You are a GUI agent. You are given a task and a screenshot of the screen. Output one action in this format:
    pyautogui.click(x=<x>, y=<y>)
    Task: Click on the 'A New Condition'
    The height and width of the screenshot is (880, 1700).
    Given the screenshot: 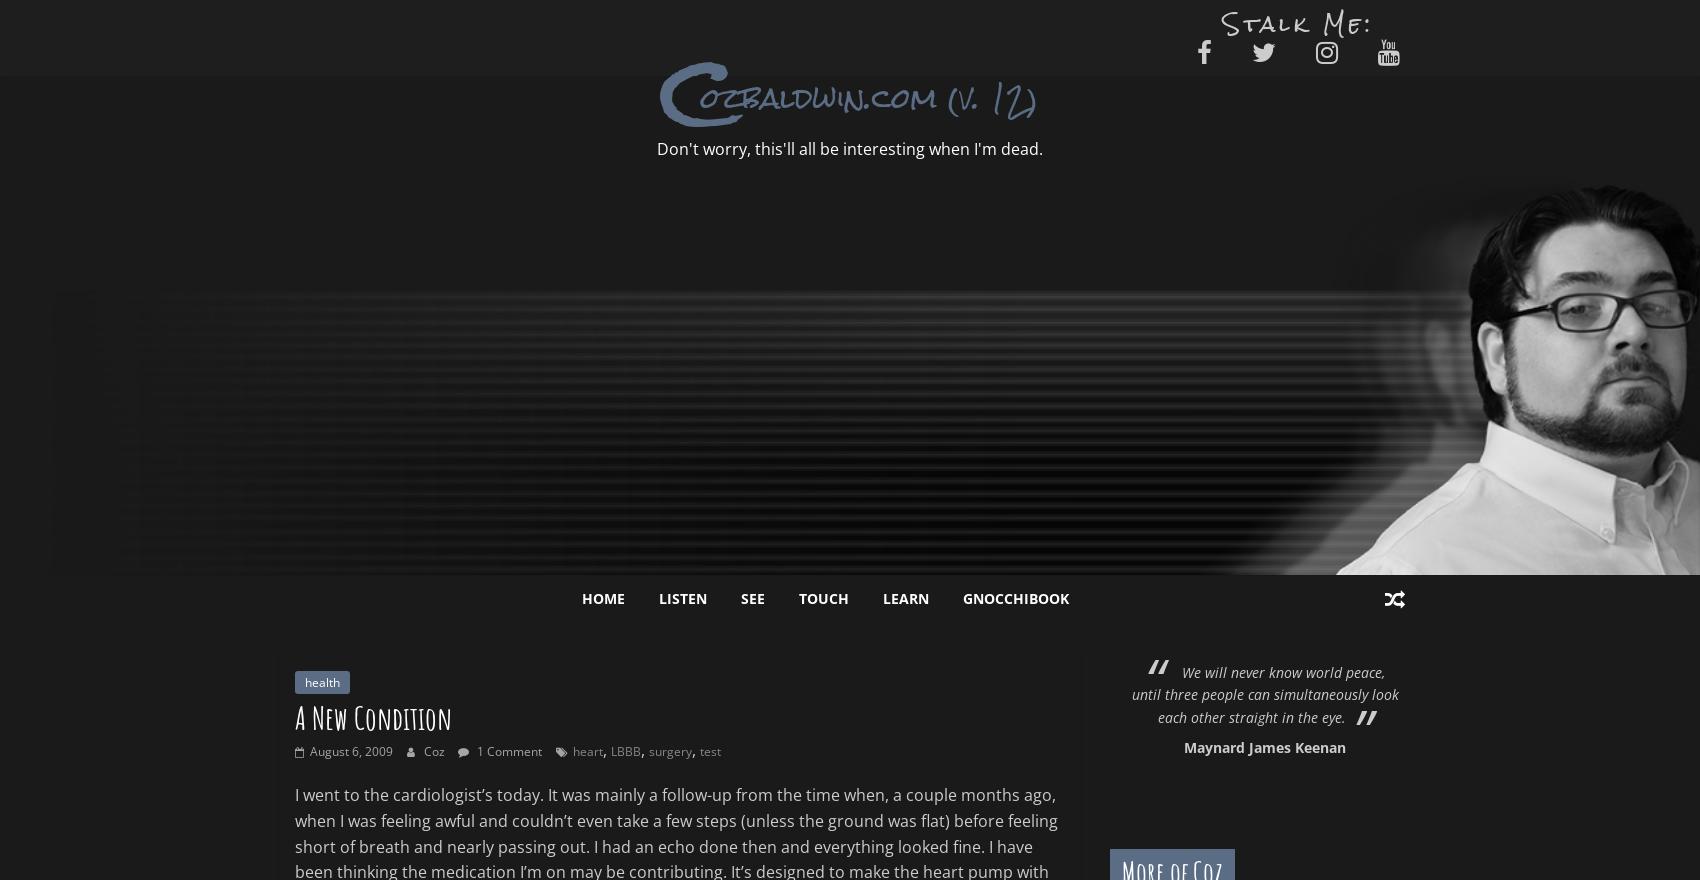 What is the action you would take?
    pyautogui.click(x=372, y=717)
    